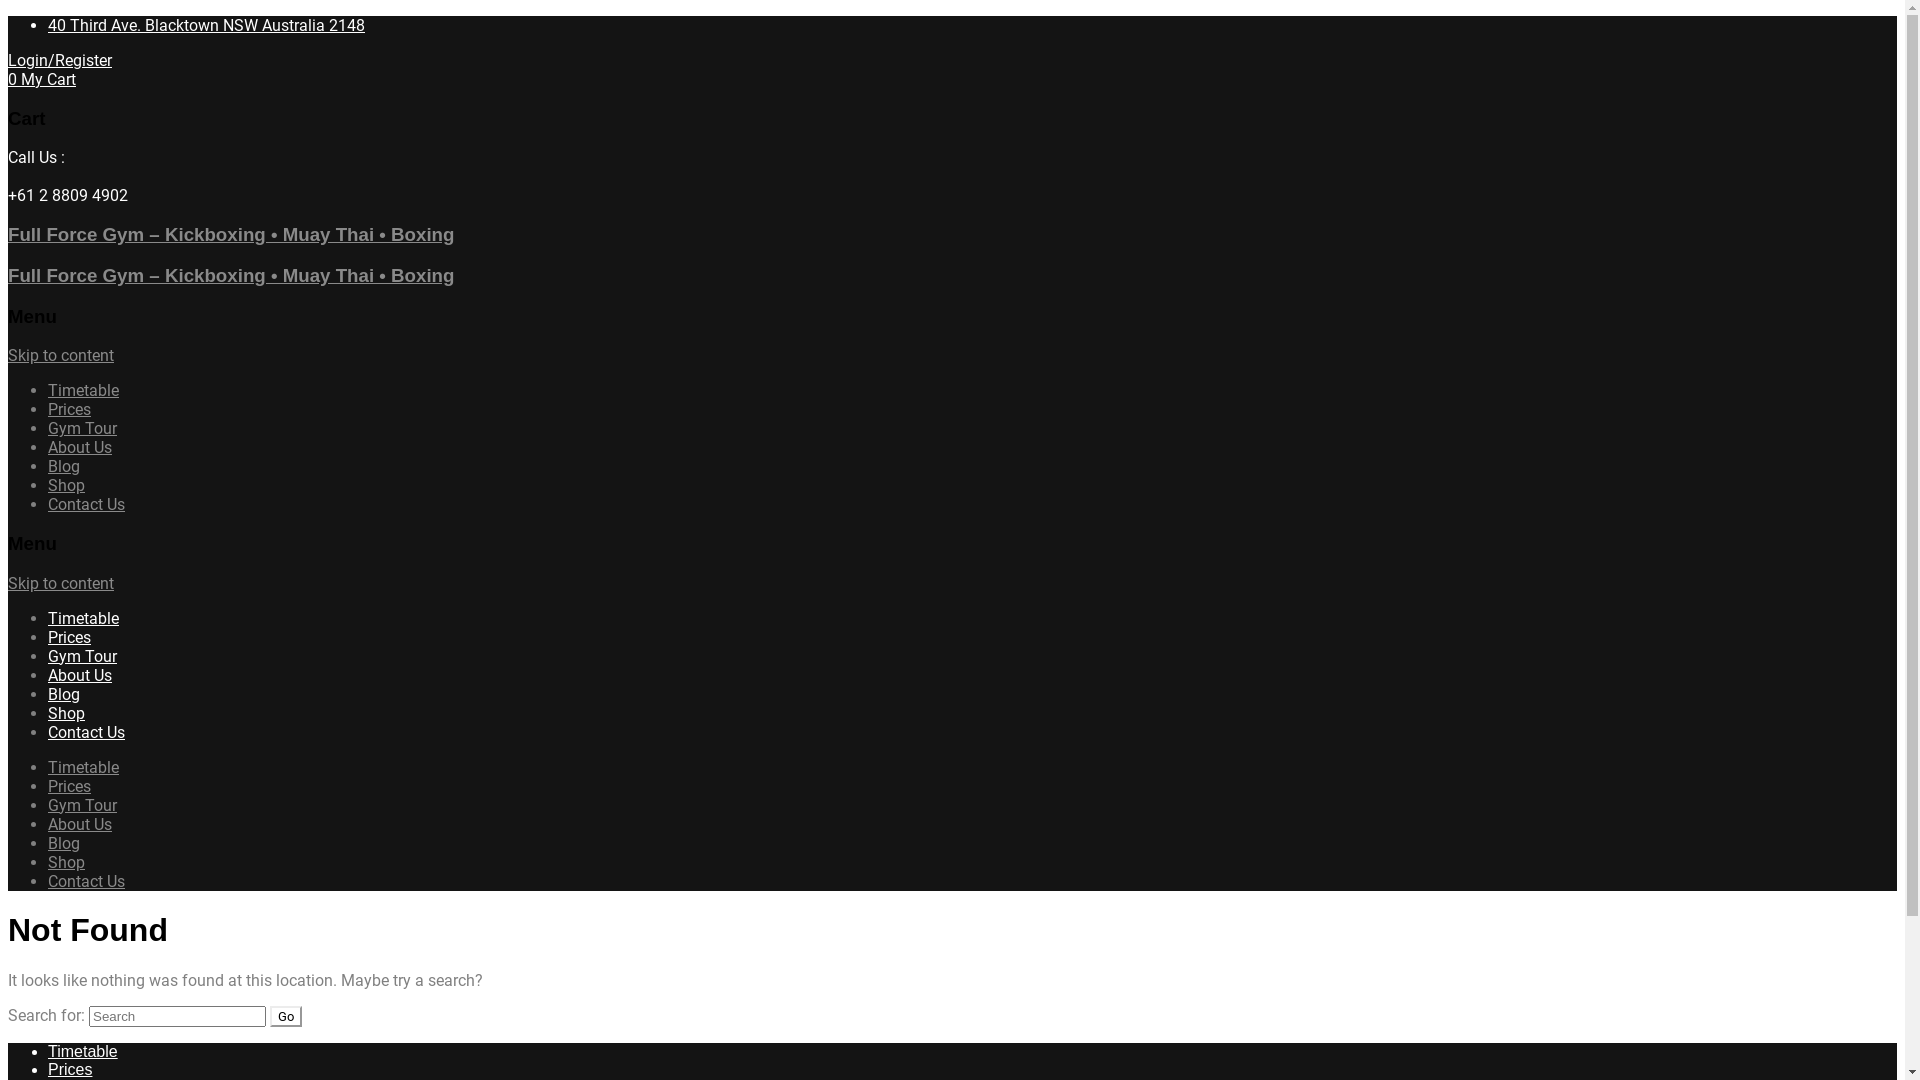 The image size is (1920, 1080). I want to click on 'Blog', so click(48, 466).